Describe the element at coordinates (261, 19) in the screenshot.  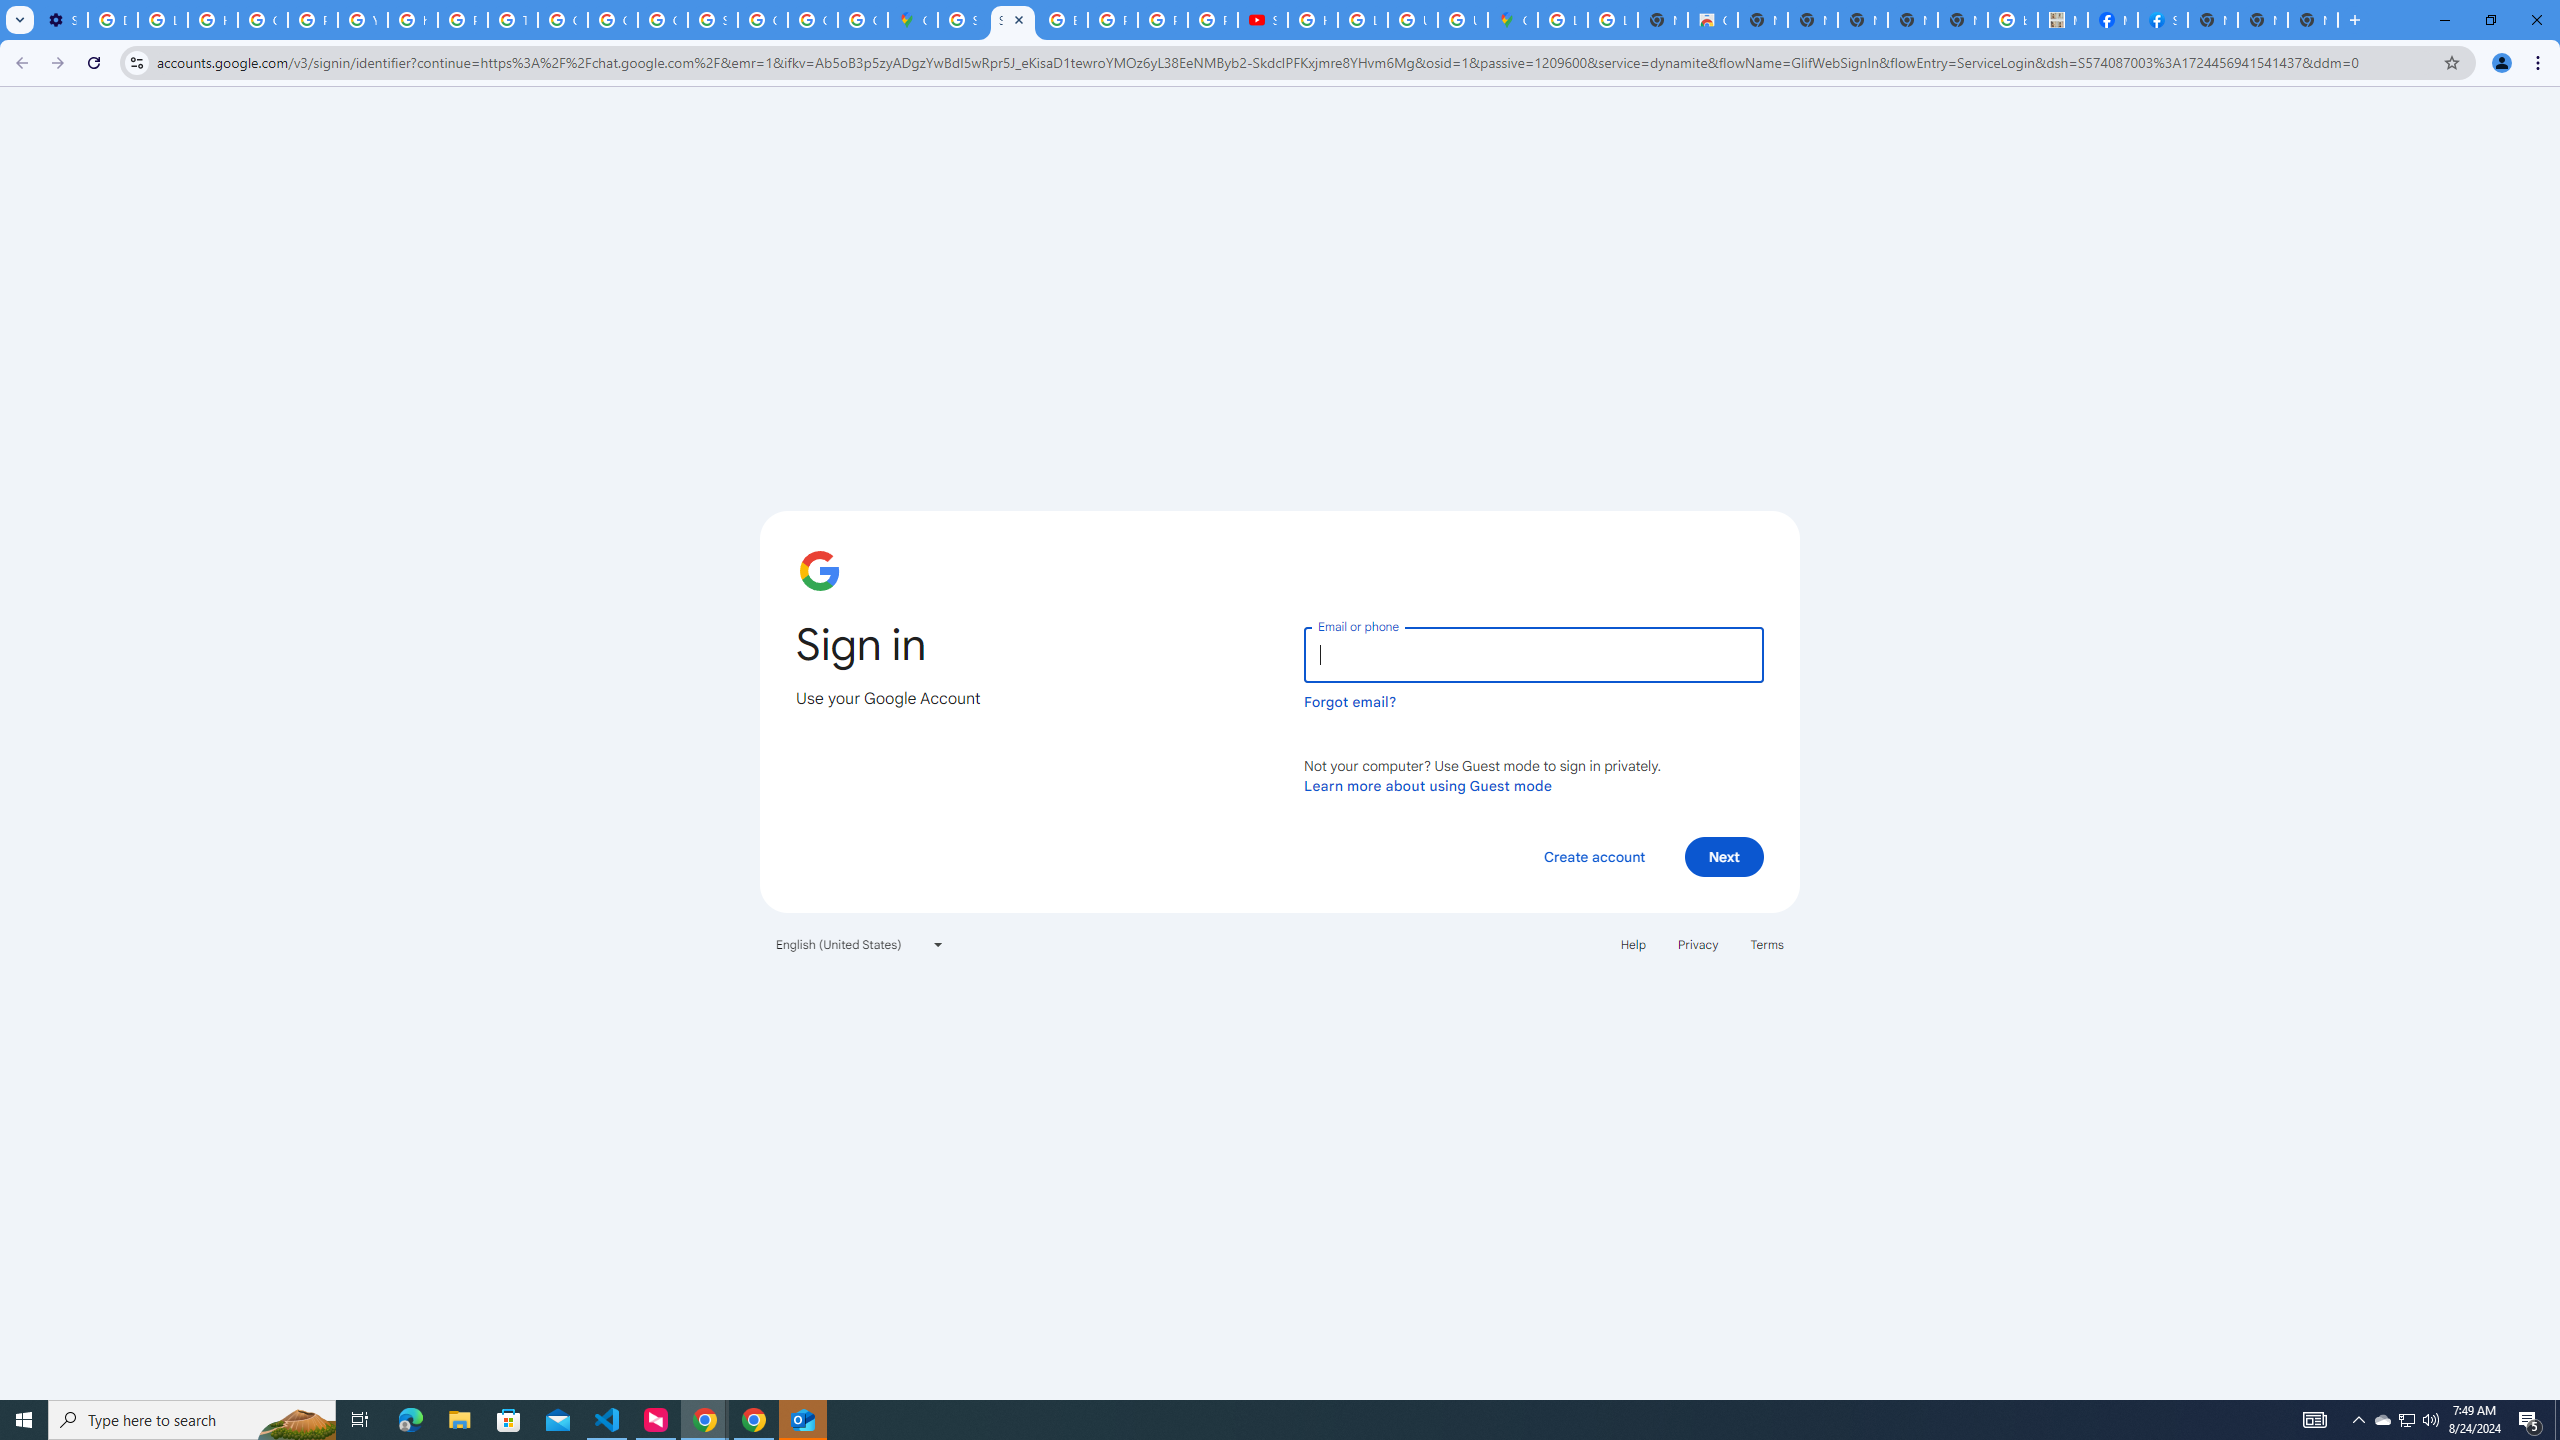
I see `'Google Account Help'` at that location.